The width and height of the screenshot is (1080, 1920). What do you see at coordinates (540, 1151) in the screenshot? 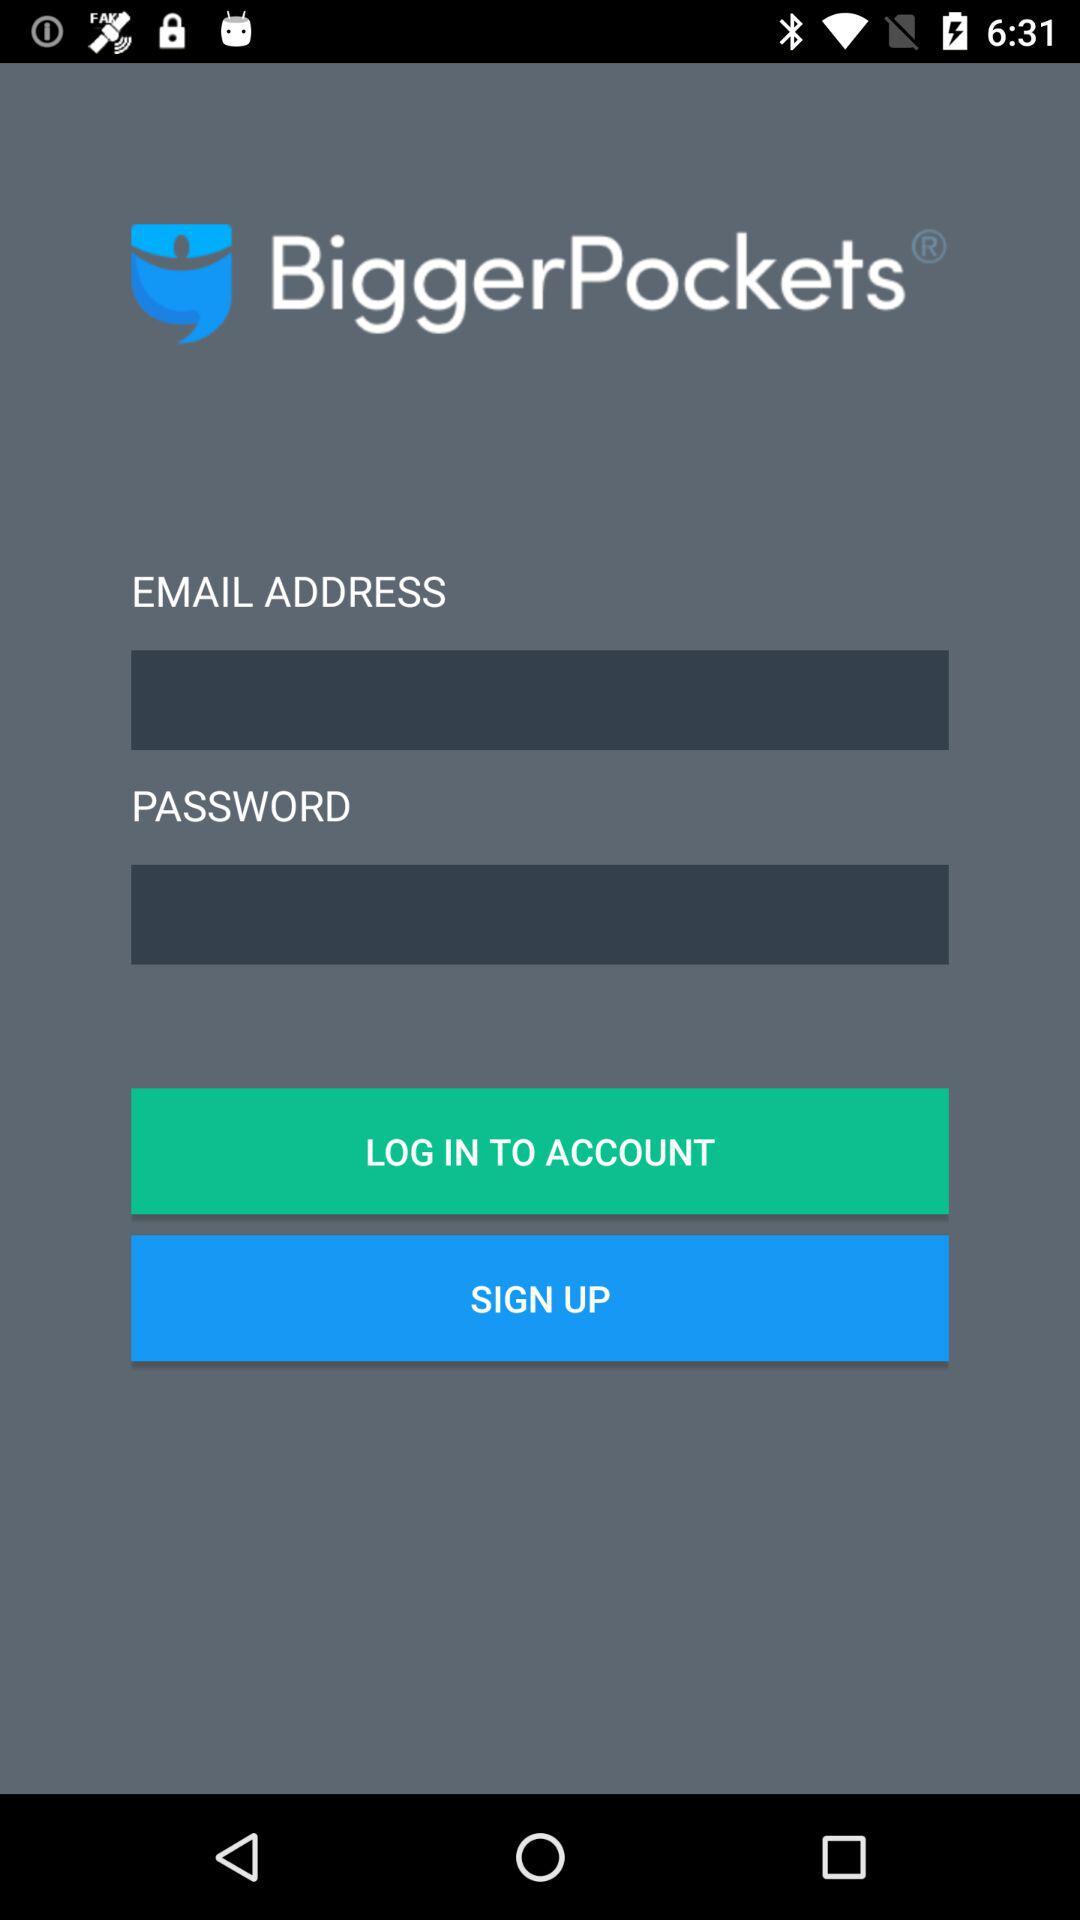
I see `the log in to icon` at bounding box center [540, 1151].